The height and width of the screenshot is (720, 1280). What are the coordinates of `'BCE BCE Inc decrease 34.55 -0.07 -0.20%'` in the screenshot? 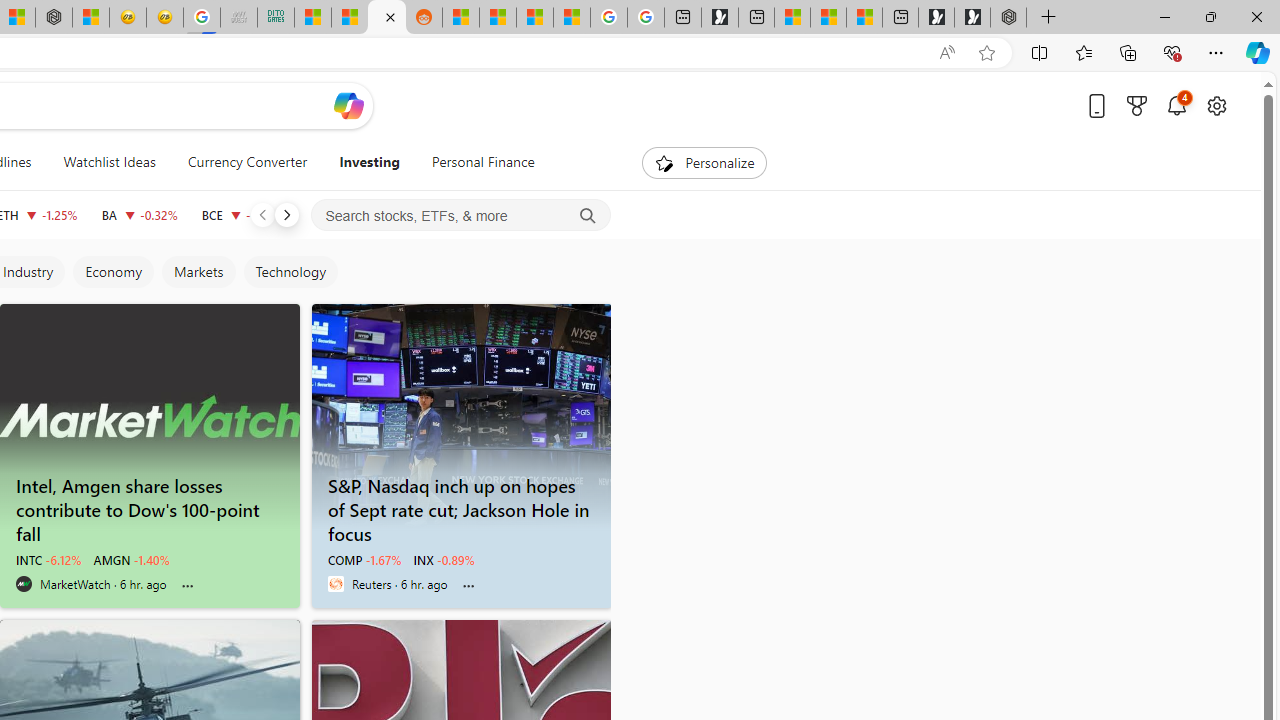 It's located at (241, 214).